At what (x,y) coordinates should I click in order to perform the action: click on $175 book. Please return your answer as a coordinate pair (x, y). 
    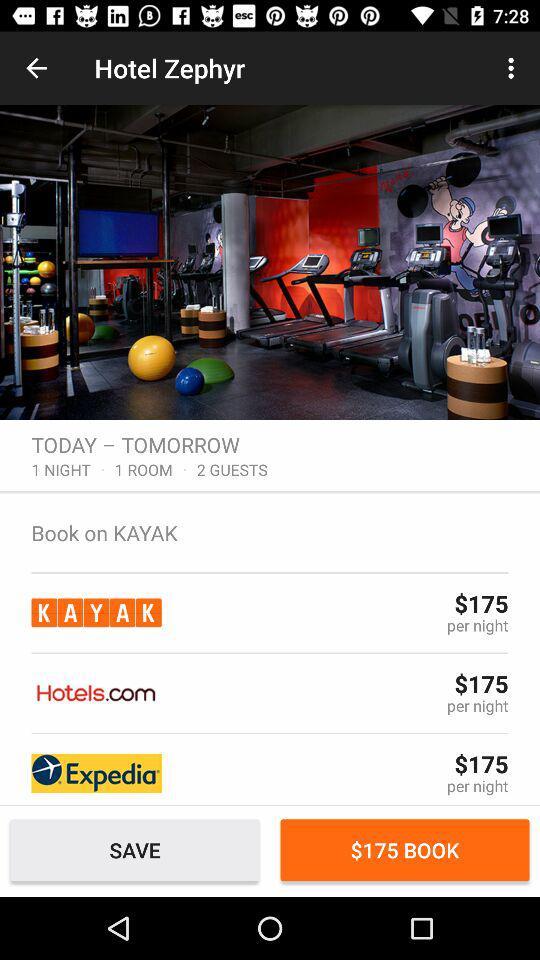
    Looking at the image, I should click on (405, 849).